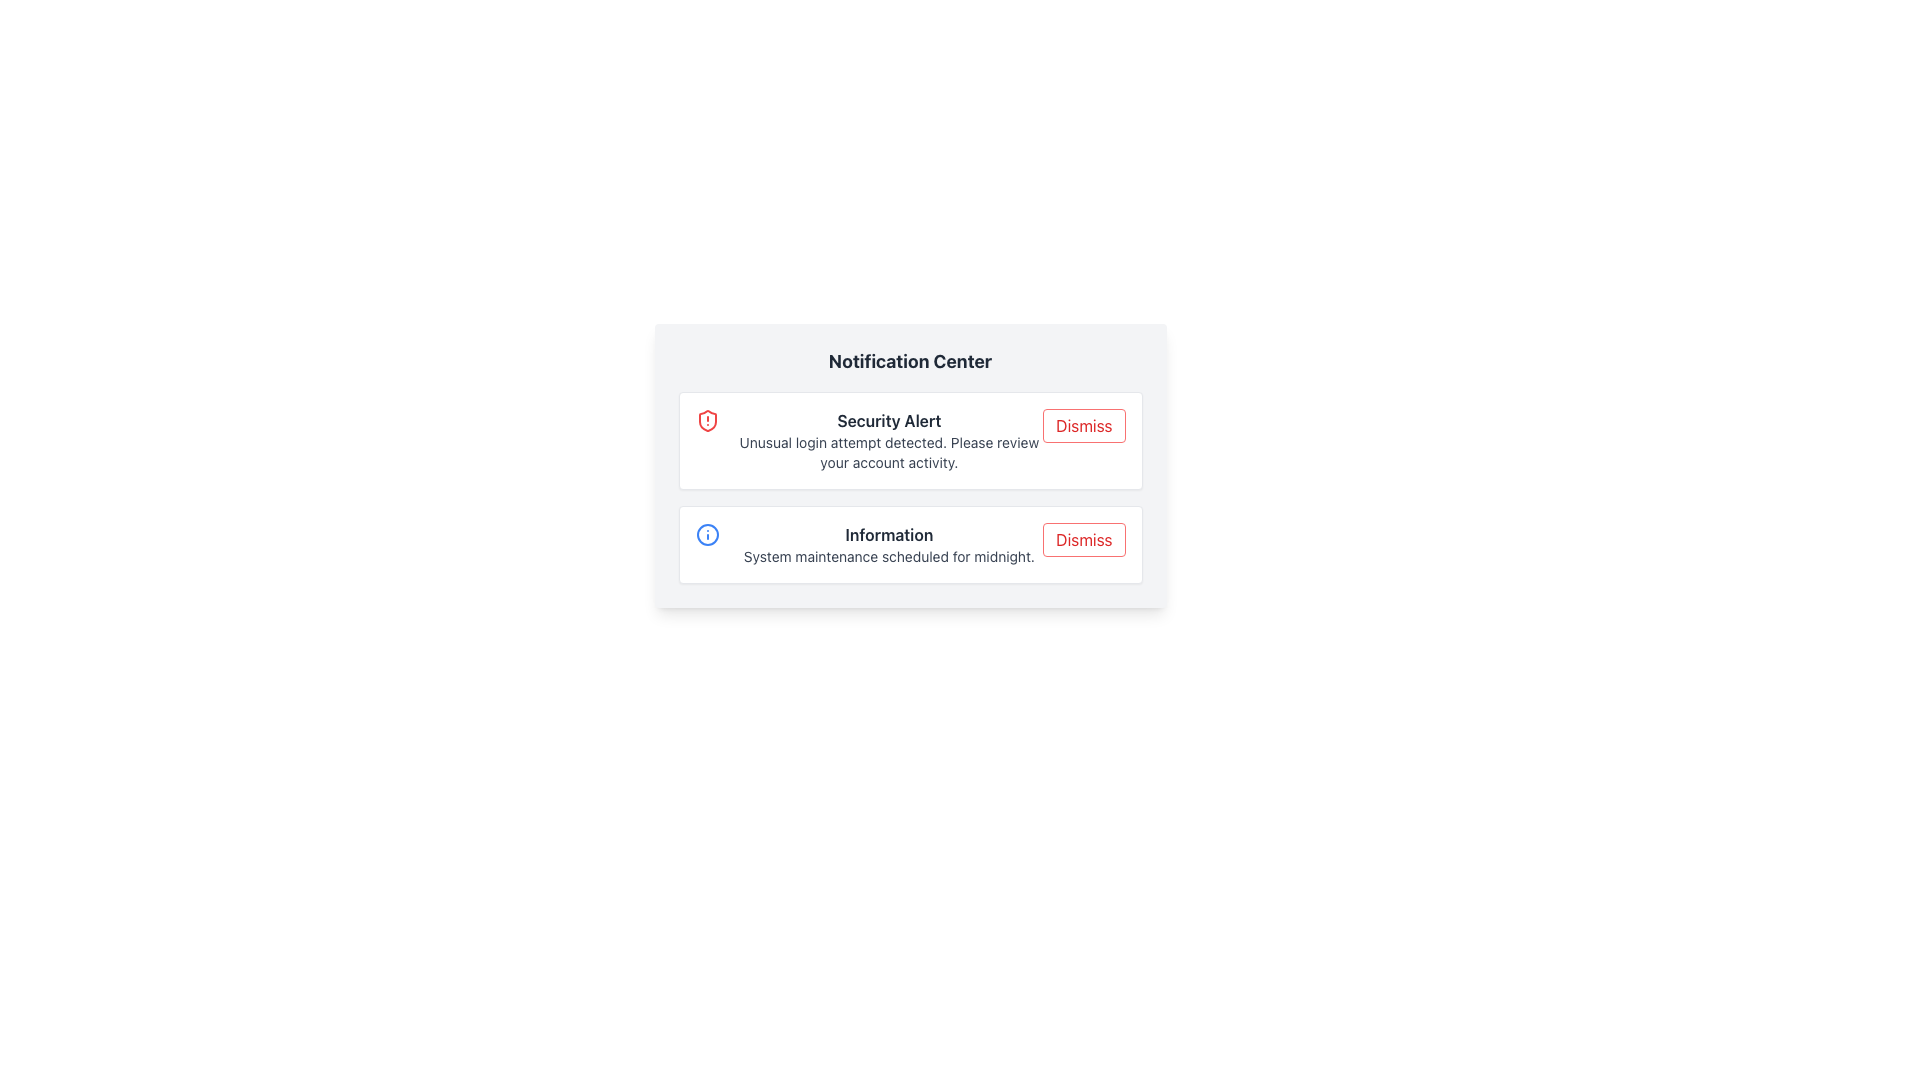 This screenshot has width=1920, height=1080. What do you see at coordinates (888, 439) in the screenshot?
I see `message displayed in the 'Security Alert' text block, which contains the warning about an unusual login attempt` at bounding box center [888, 439].